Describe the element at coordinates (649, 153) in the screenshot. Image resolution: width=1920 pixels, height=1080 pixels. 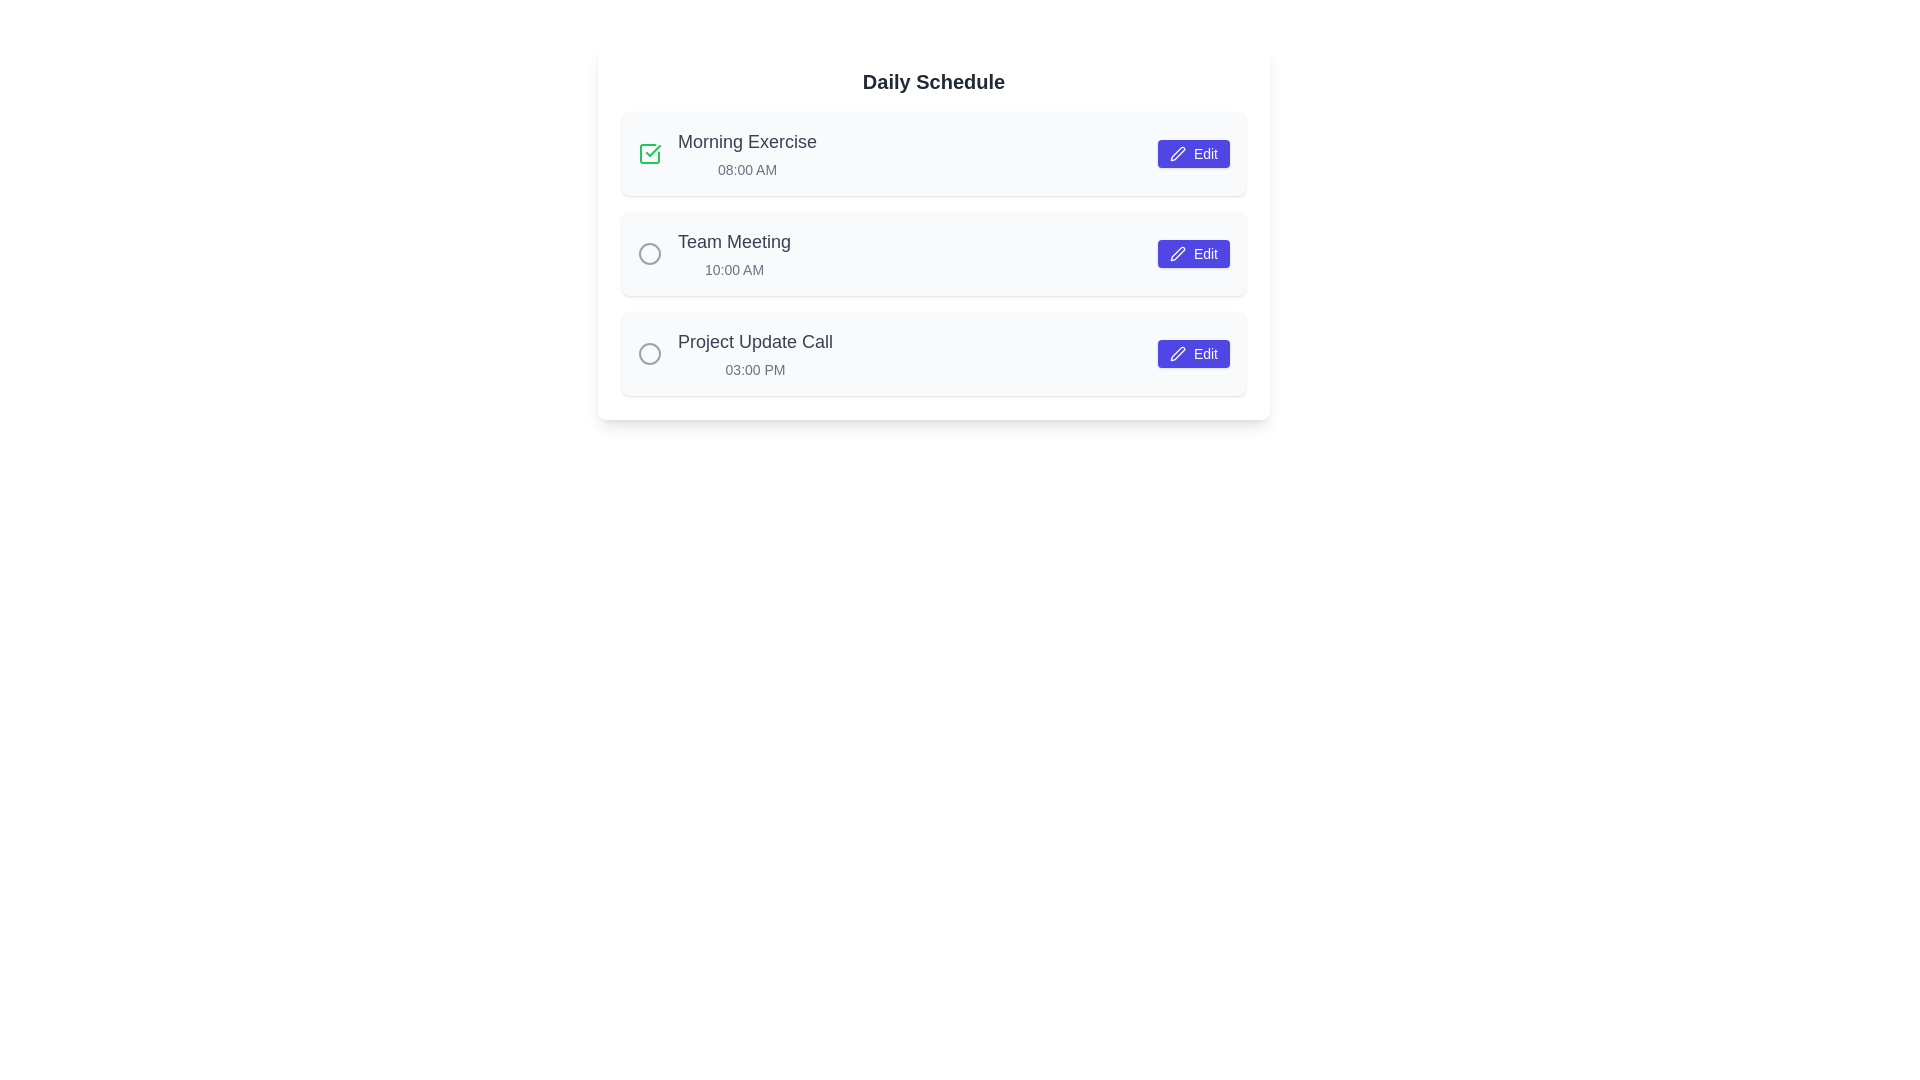
I see `the green-outlined square Checkbox icon with a checkmark inside` at that location.